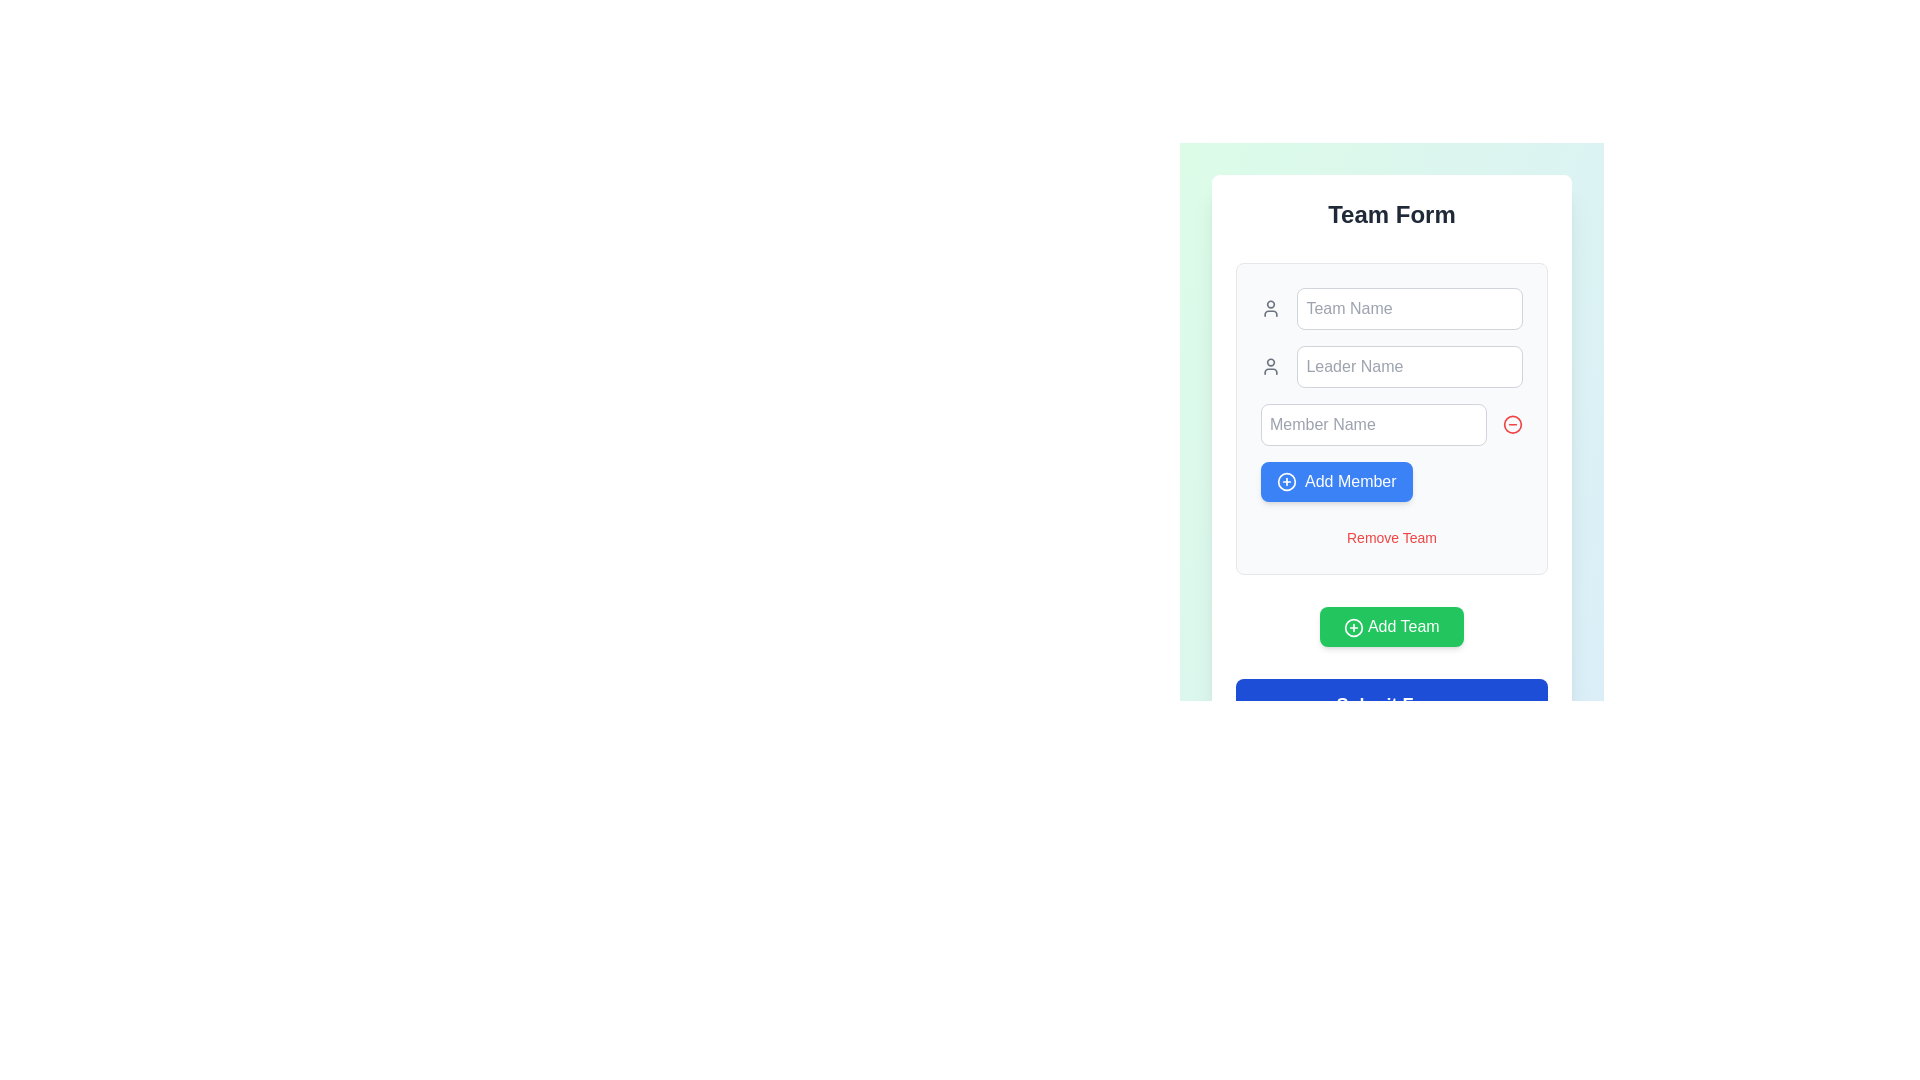  Describe the element at coordinates (1270, 366) in the screenshot. I see `the user profile icon, which is an outline of a person in grey color, located to the left of the 'Leader Name' input field` at that location.